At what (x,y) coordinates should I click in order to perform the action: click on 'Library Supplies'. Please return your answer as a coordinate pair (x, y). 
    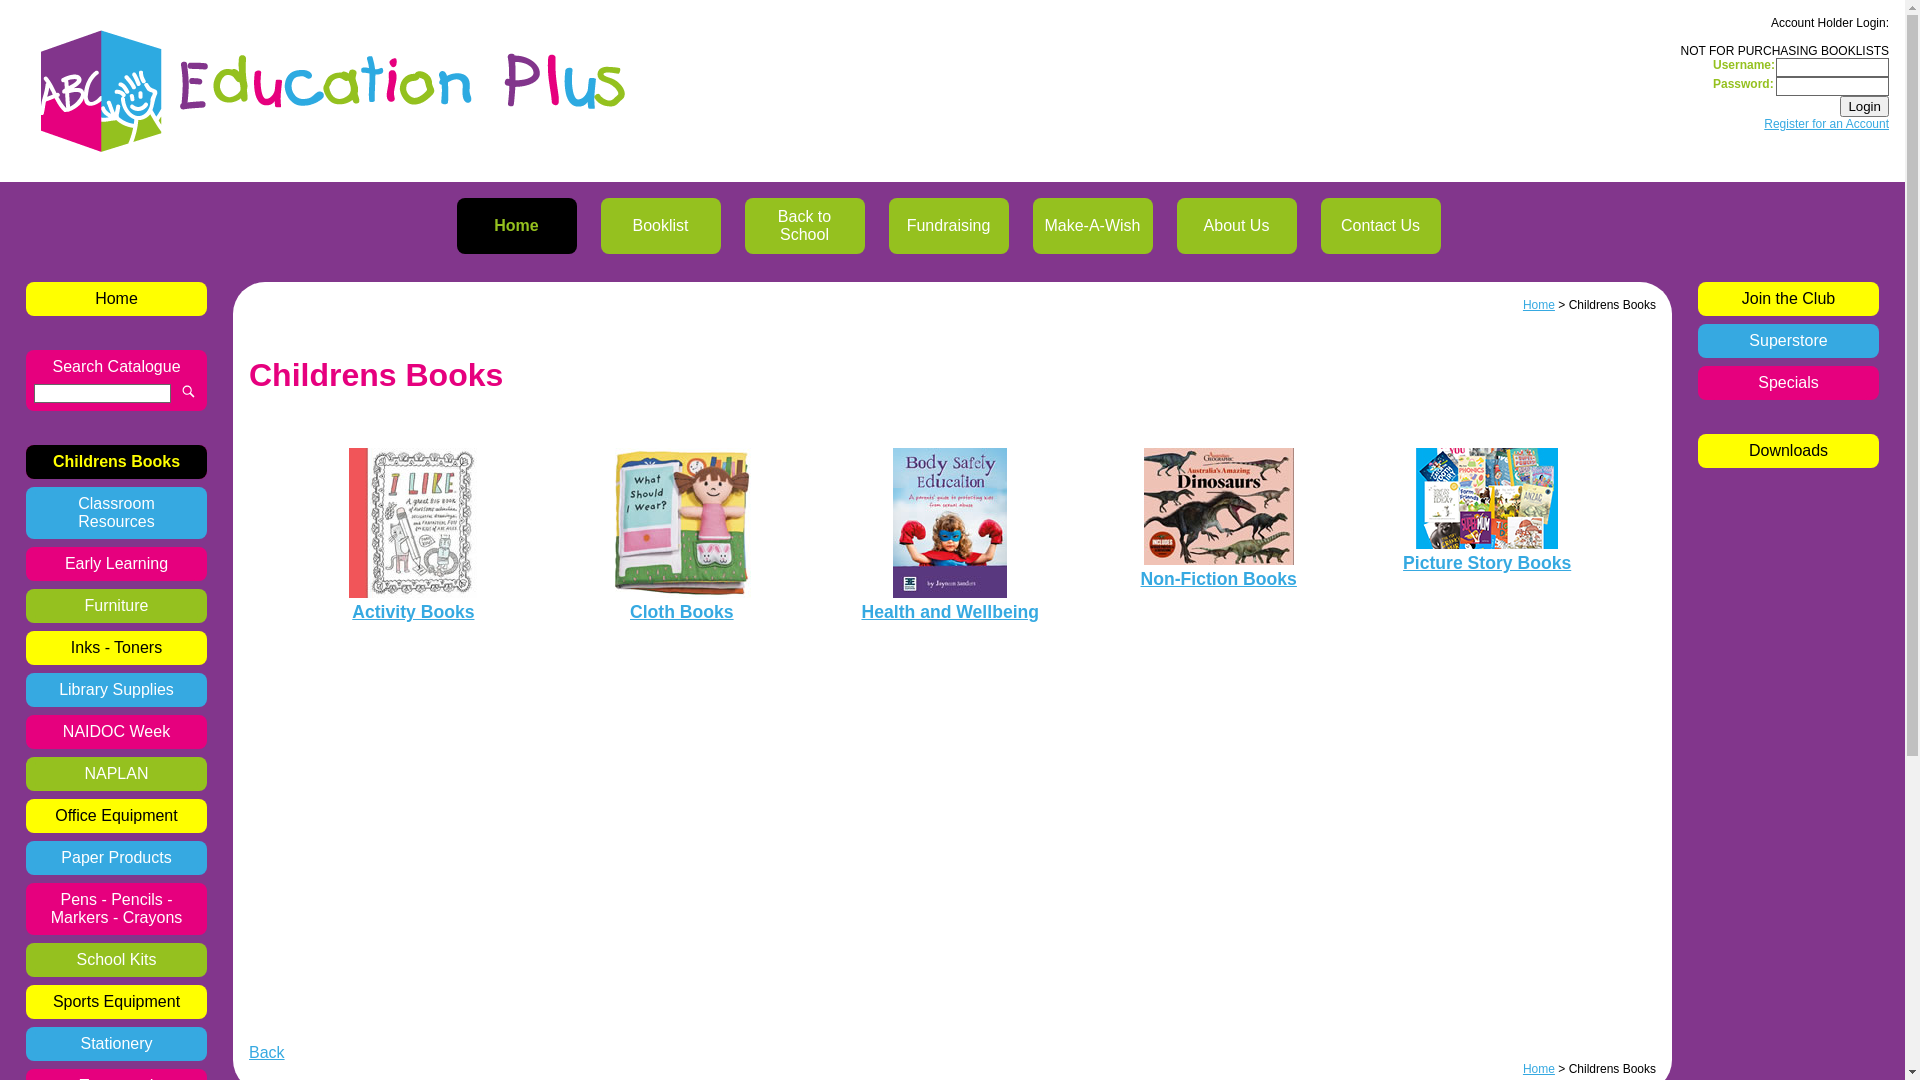
    Looking at the image, I should click on (115, 689).